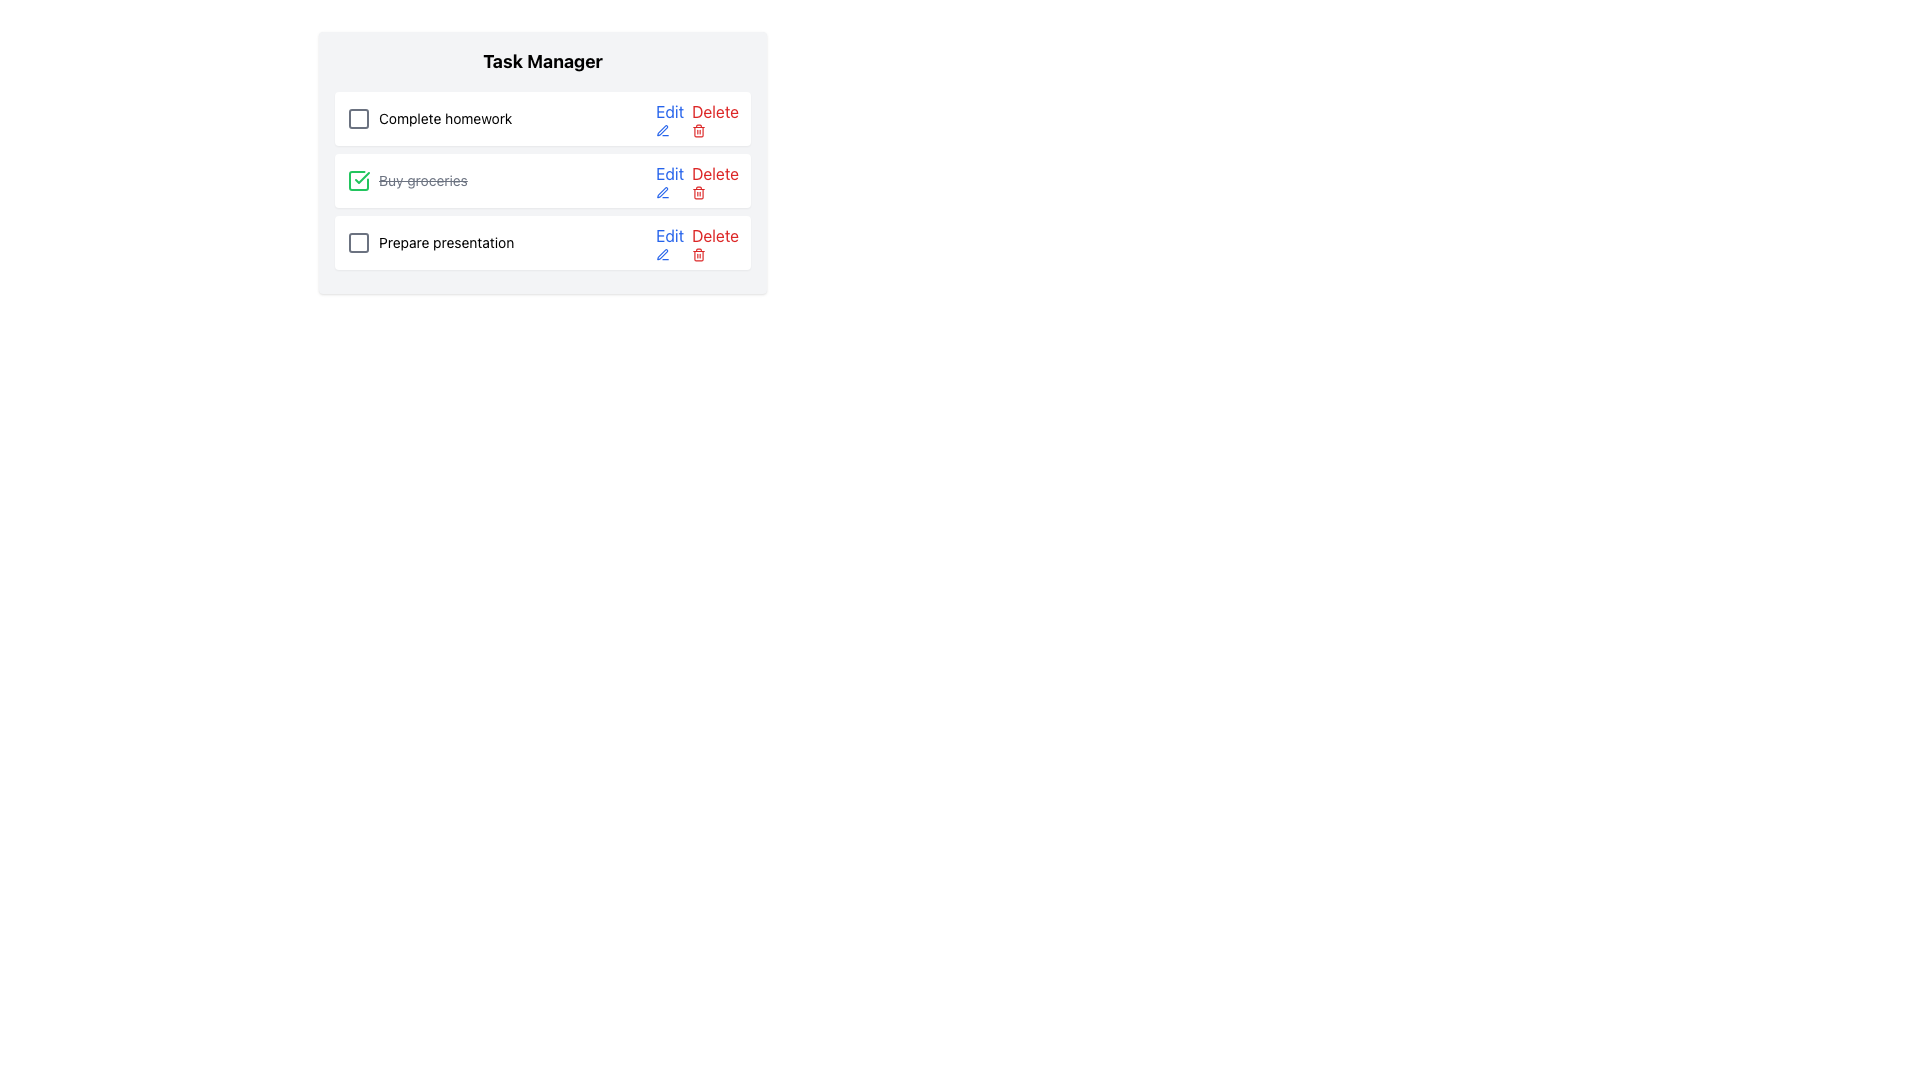  What do you see at coordinates (715, 119) in the screenshot?
I see `the interactive delete button located to the right side of the second task row` at bounding box center [715, 119].